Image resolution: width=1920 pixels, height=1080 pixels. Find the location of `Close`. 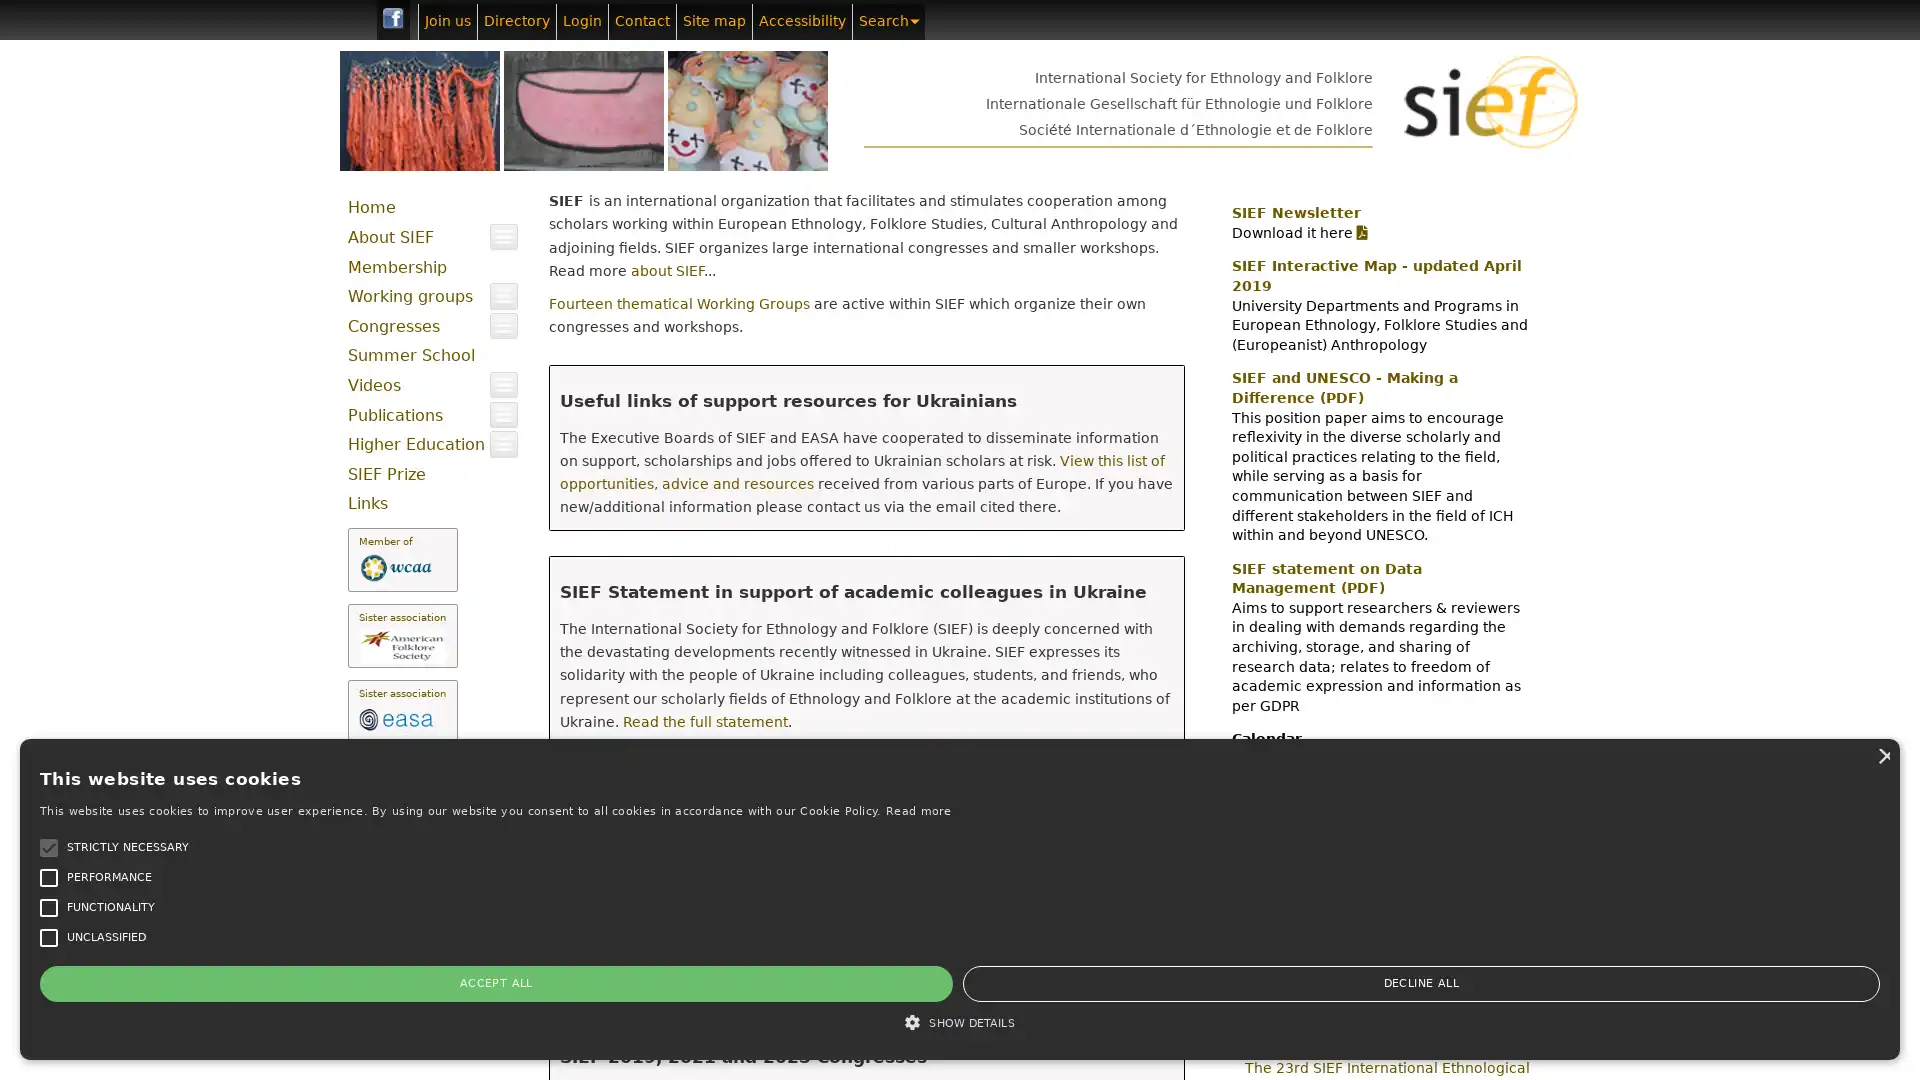

Close is located at coordinates (301, 674).